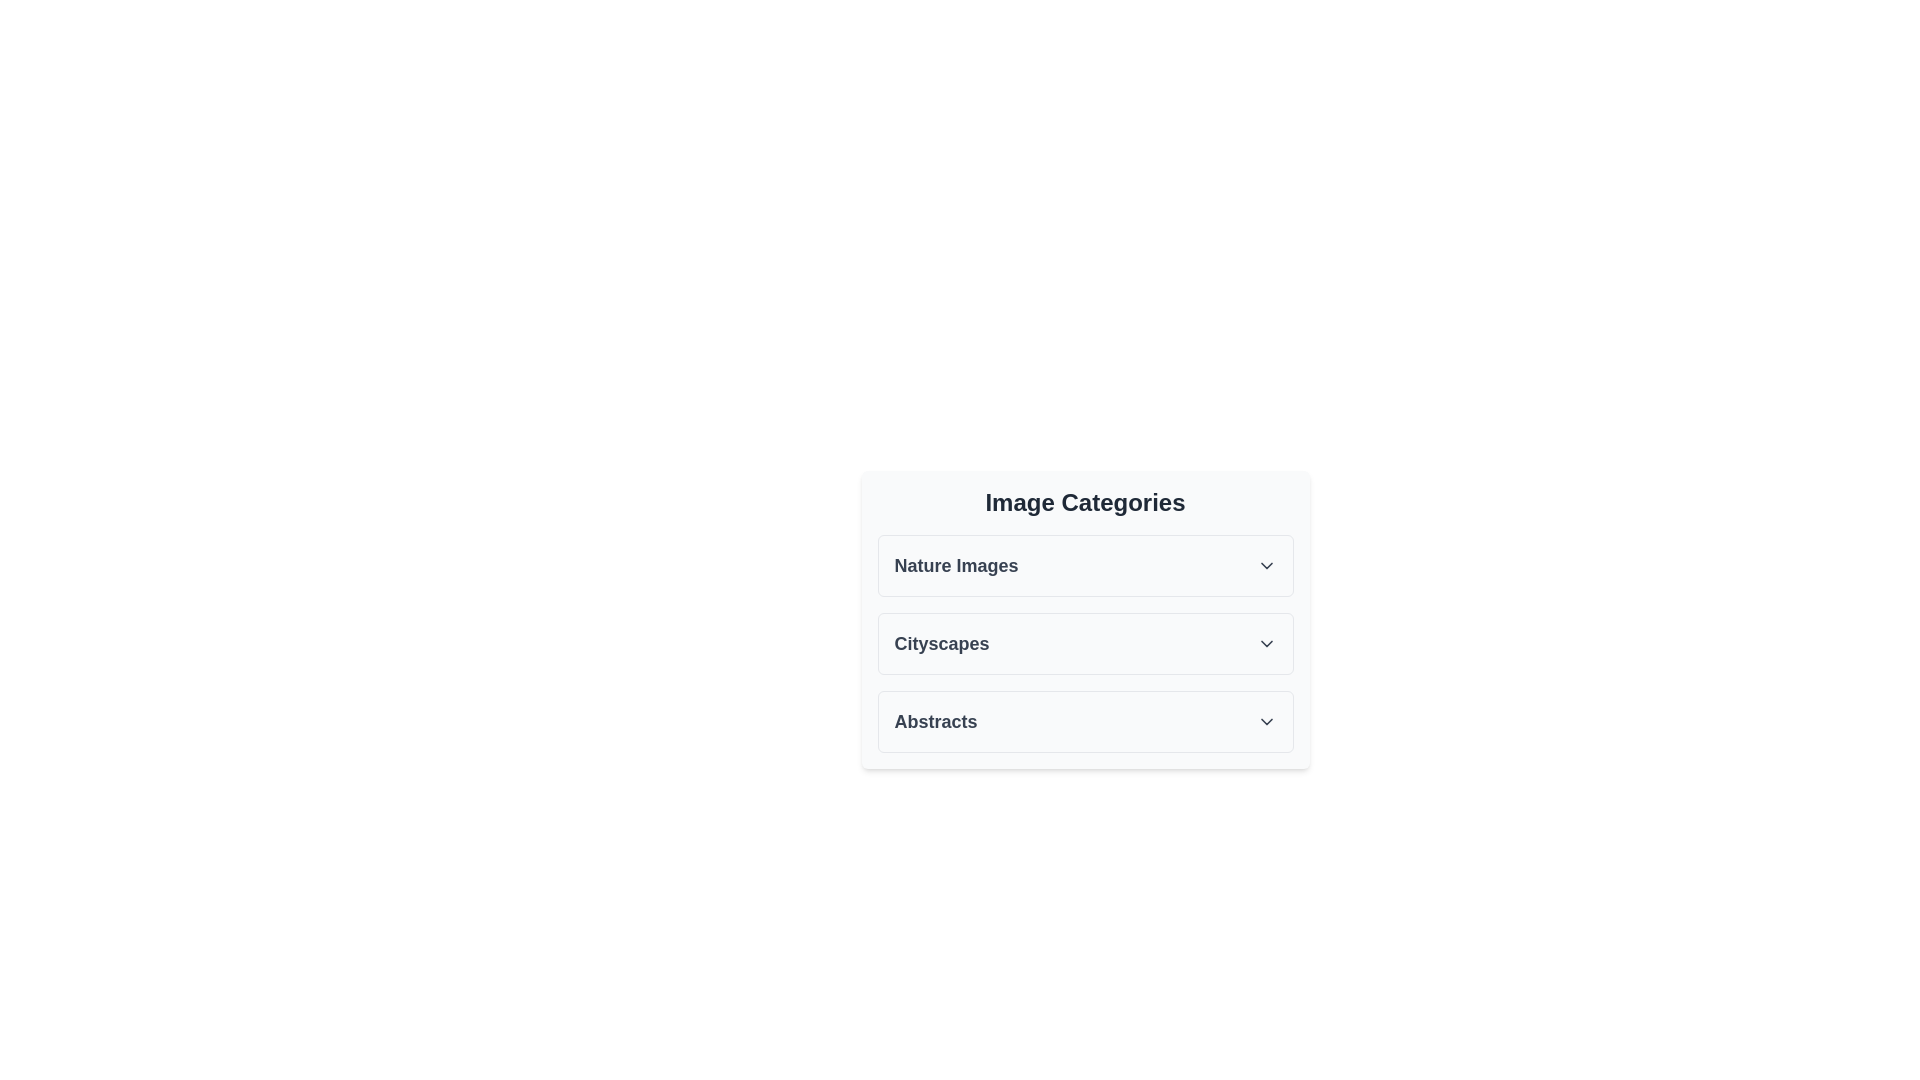  What do you see at coordinates (1265, 644) in the screenshot?
I see `the toggle icon for the Cityscapes section to expand or collapse it` at bounding box center [1265, 644].